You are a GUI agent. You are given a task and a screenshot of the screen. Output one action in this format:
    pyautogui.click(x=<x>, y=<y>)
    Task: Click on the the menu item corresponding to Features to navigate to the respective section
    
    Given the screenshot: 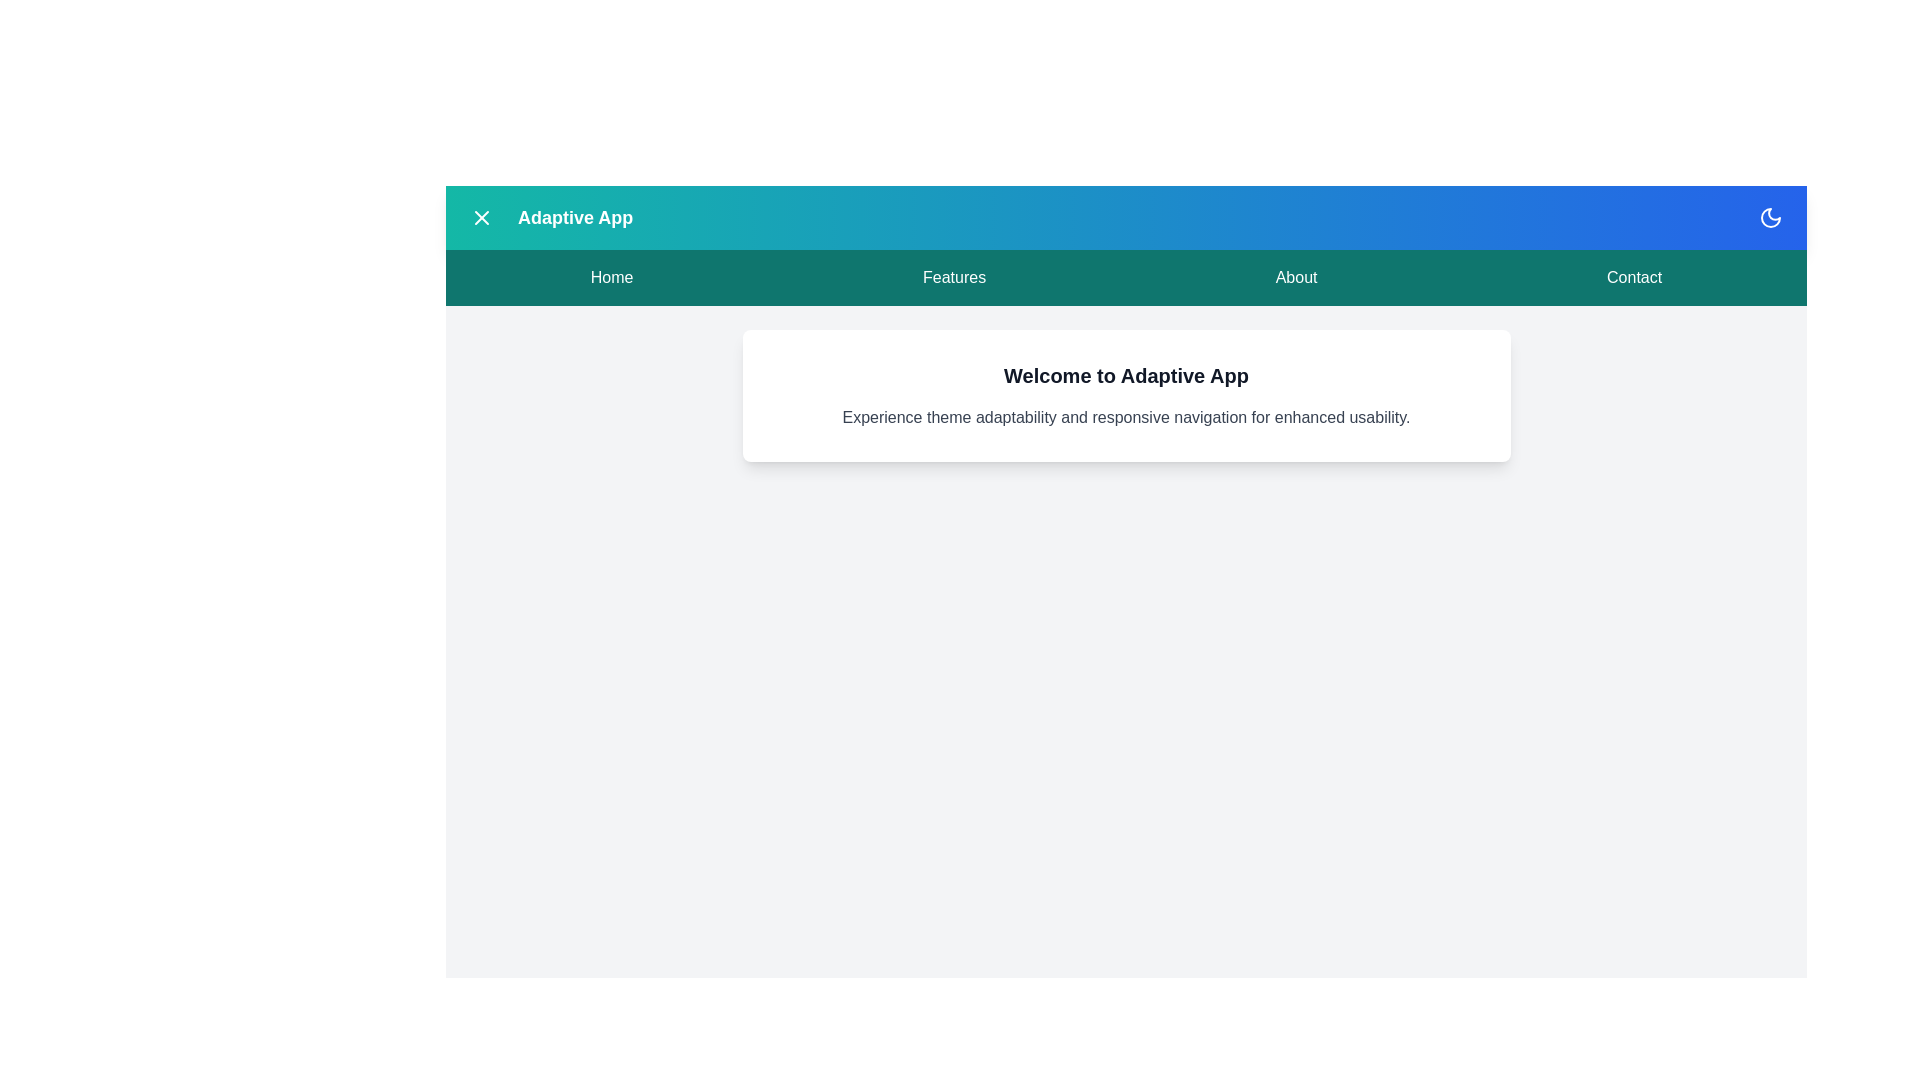 What is the action you would take?
    pyautogui.click(x=953, y=277)
    